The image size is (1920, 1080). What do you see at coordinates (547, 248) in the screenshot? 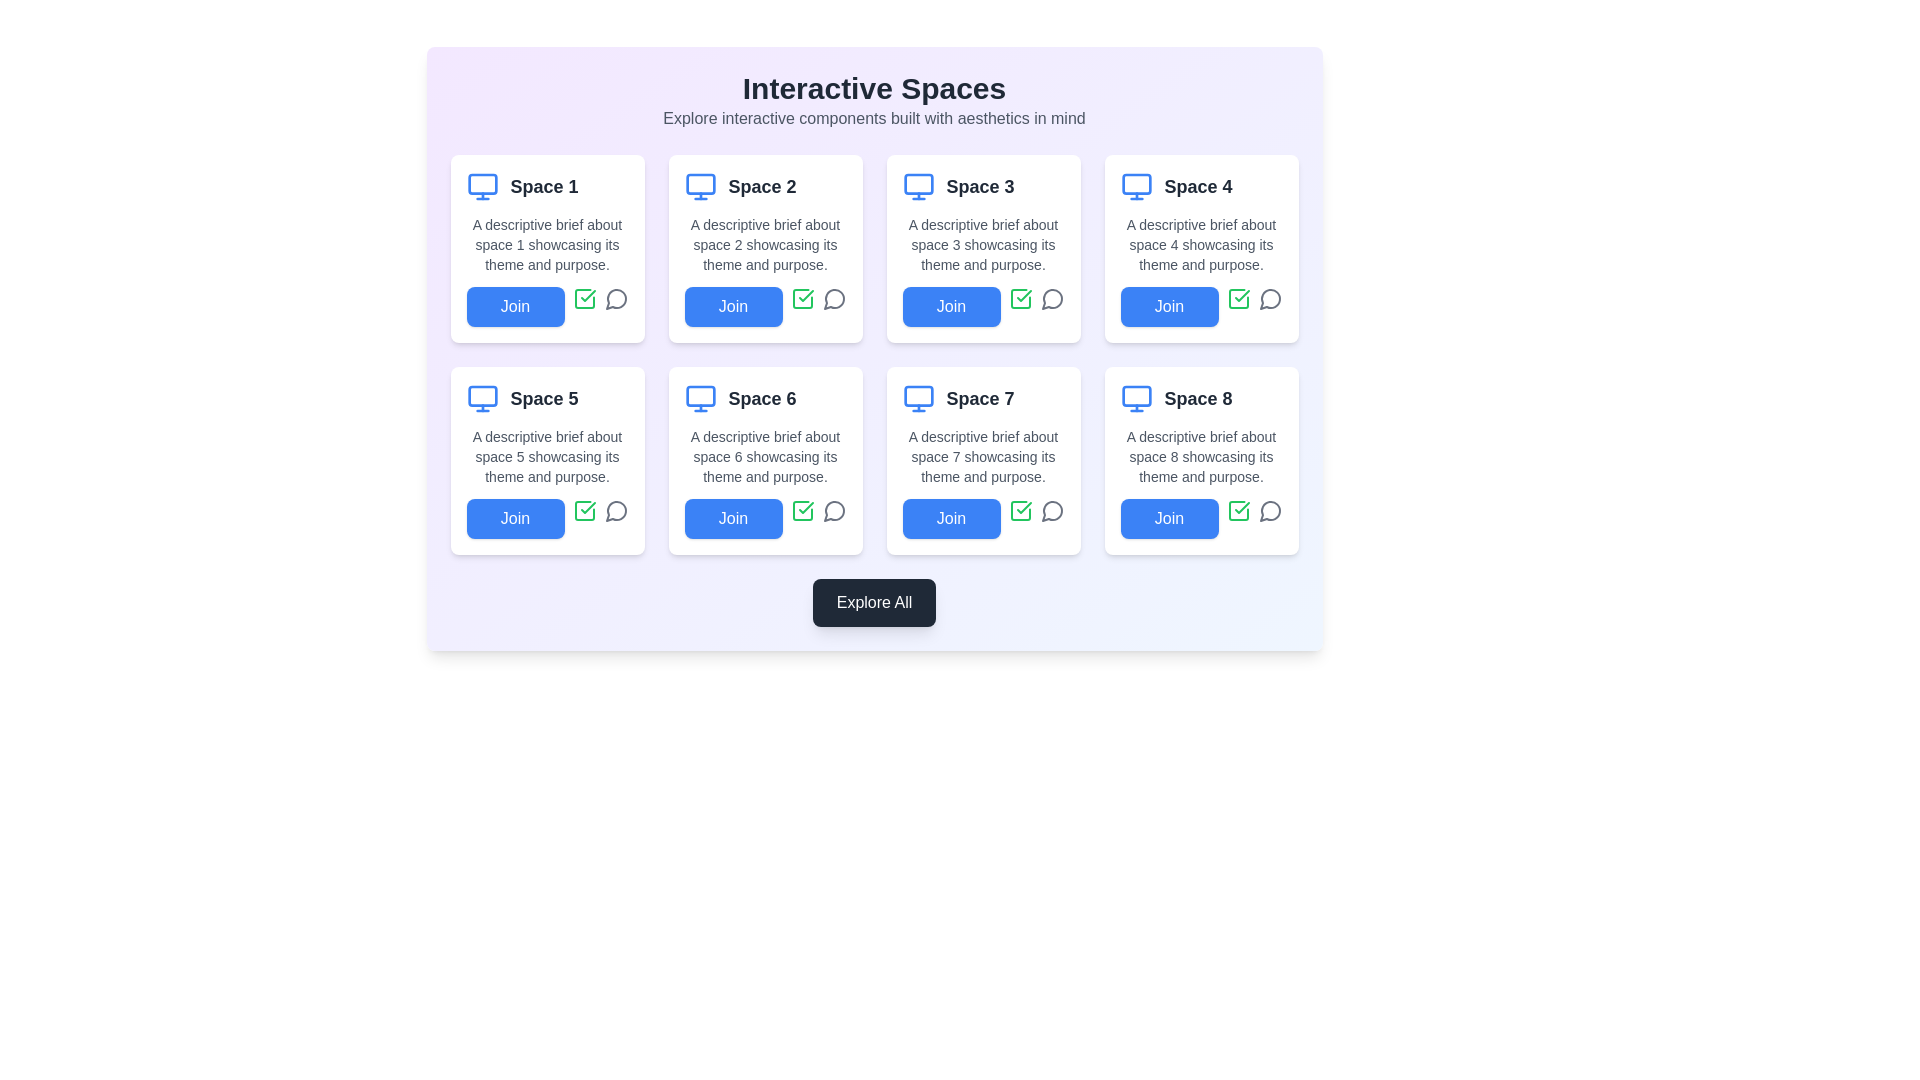
I see `descriptive text of the Interactive Card labeled 'Space 1', which is located at the top-left corner of the grid layout` at bounding box center [547, 248].